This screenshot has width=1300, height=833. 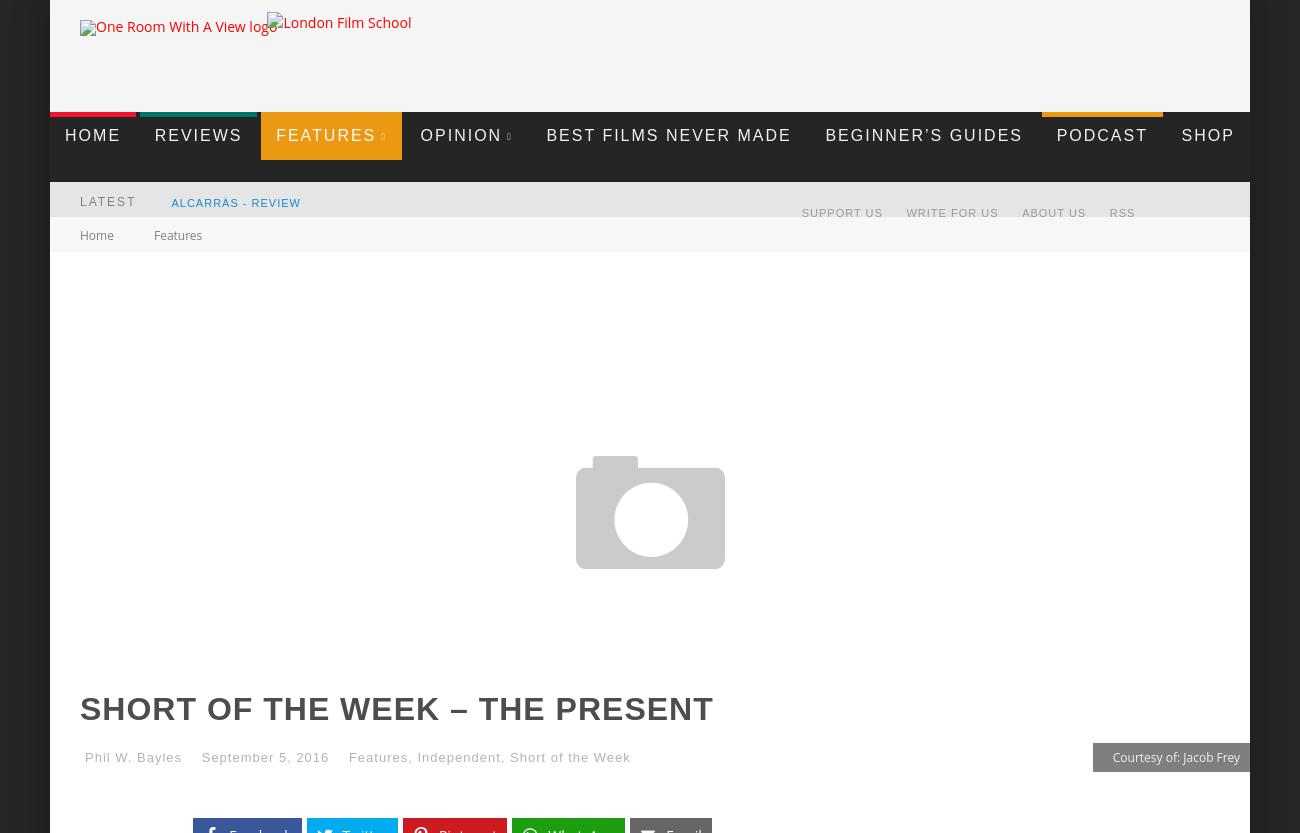 I want to click on 'Support Us', so click(x=841, y=211).